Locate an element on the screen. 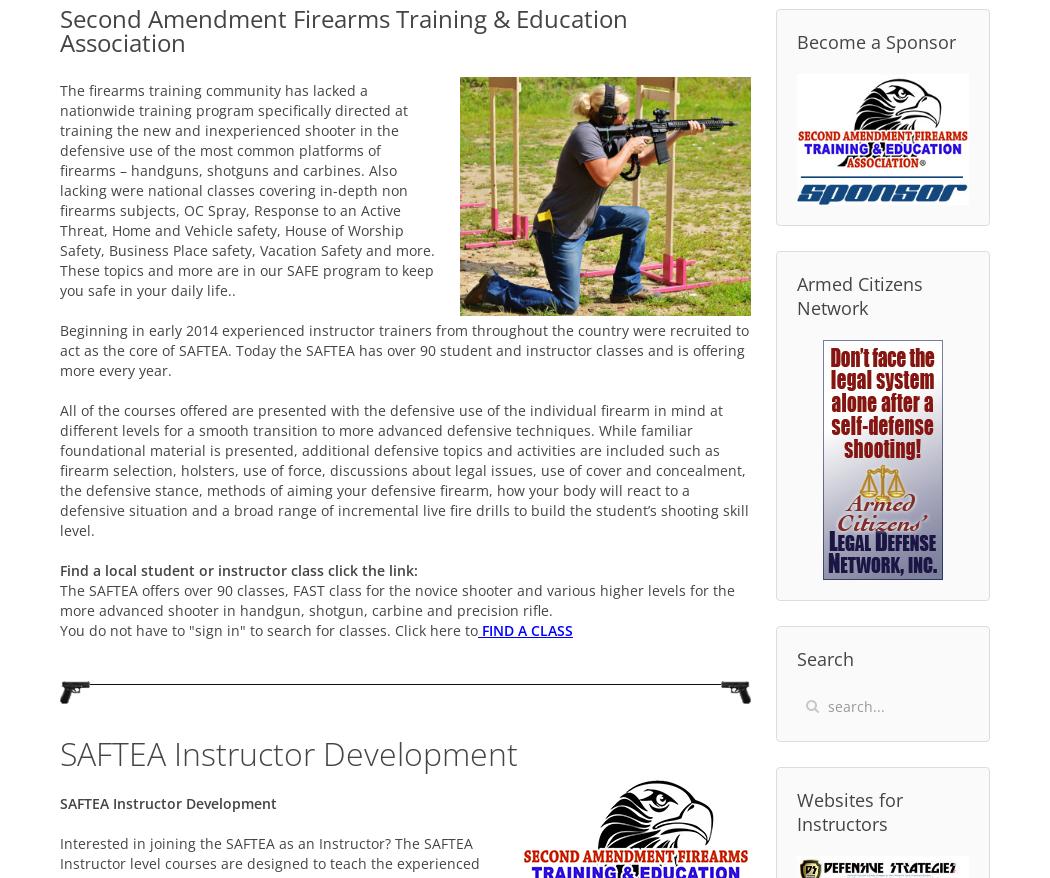  'You do not have to "sign in" to search for classes. Click here to' is located at coordinates (268, 628).